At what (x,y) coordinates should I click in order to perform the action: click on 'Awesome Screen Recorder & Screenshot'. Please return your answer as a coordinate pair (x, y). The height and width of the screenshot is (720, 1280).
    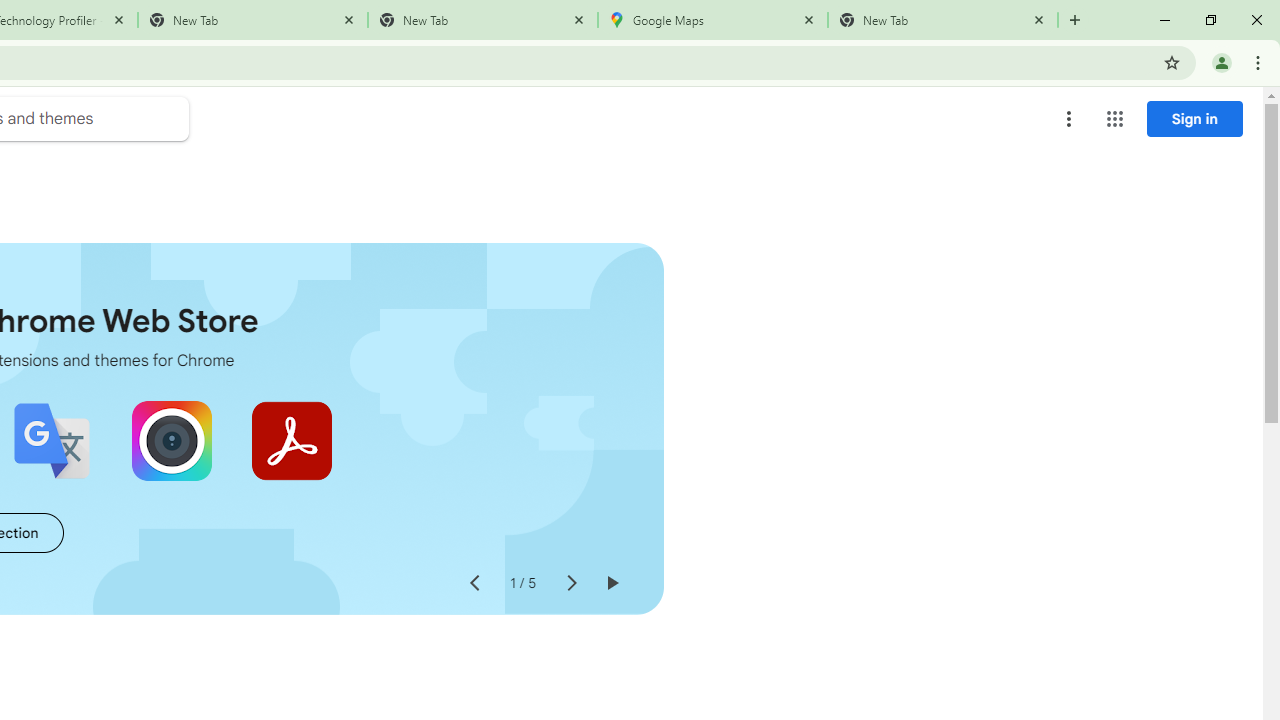
    Looking at the image, I should click on (171, 440).